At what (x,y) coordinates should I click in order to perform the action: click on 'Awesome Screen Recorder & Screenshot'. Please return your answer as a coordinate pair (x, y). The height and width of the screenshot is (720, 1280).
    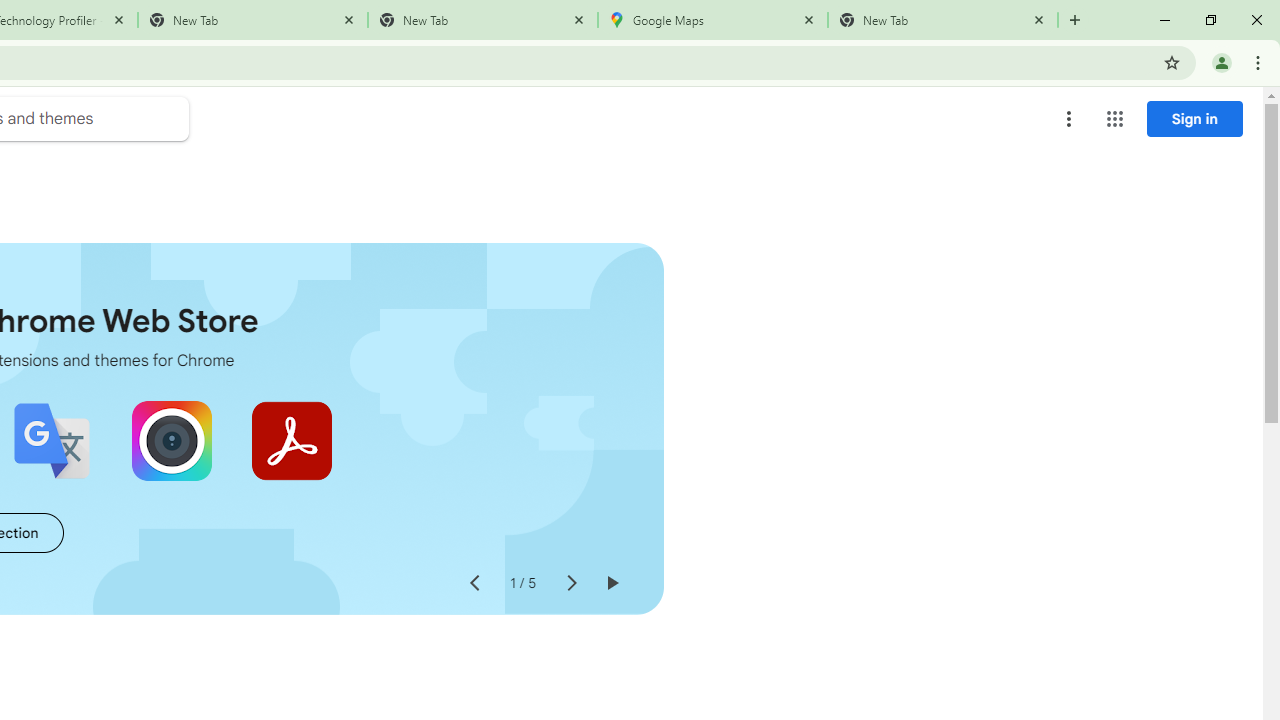
    Looking at the image, I should click on (171, 440).